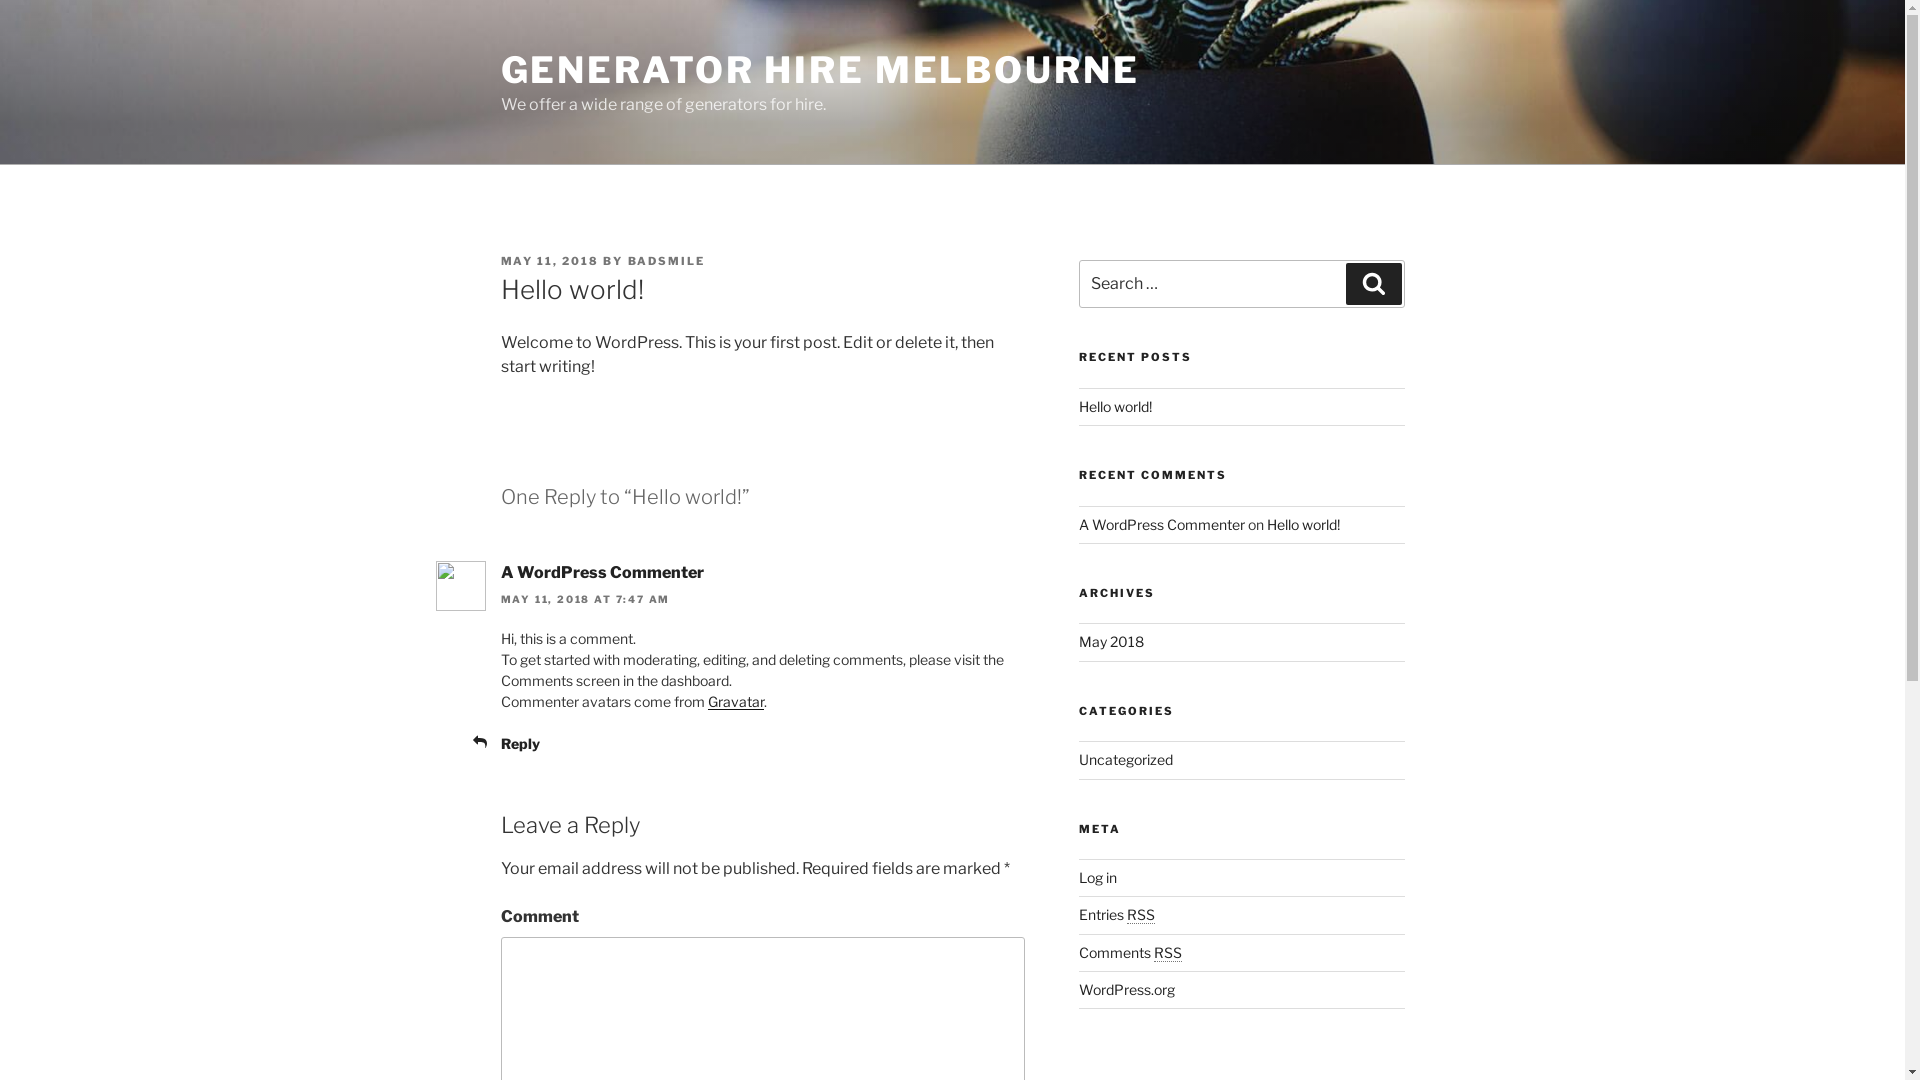  Describe the element at coordinates (499, 743) in the screenshot. I see `'Reply'` at that location.